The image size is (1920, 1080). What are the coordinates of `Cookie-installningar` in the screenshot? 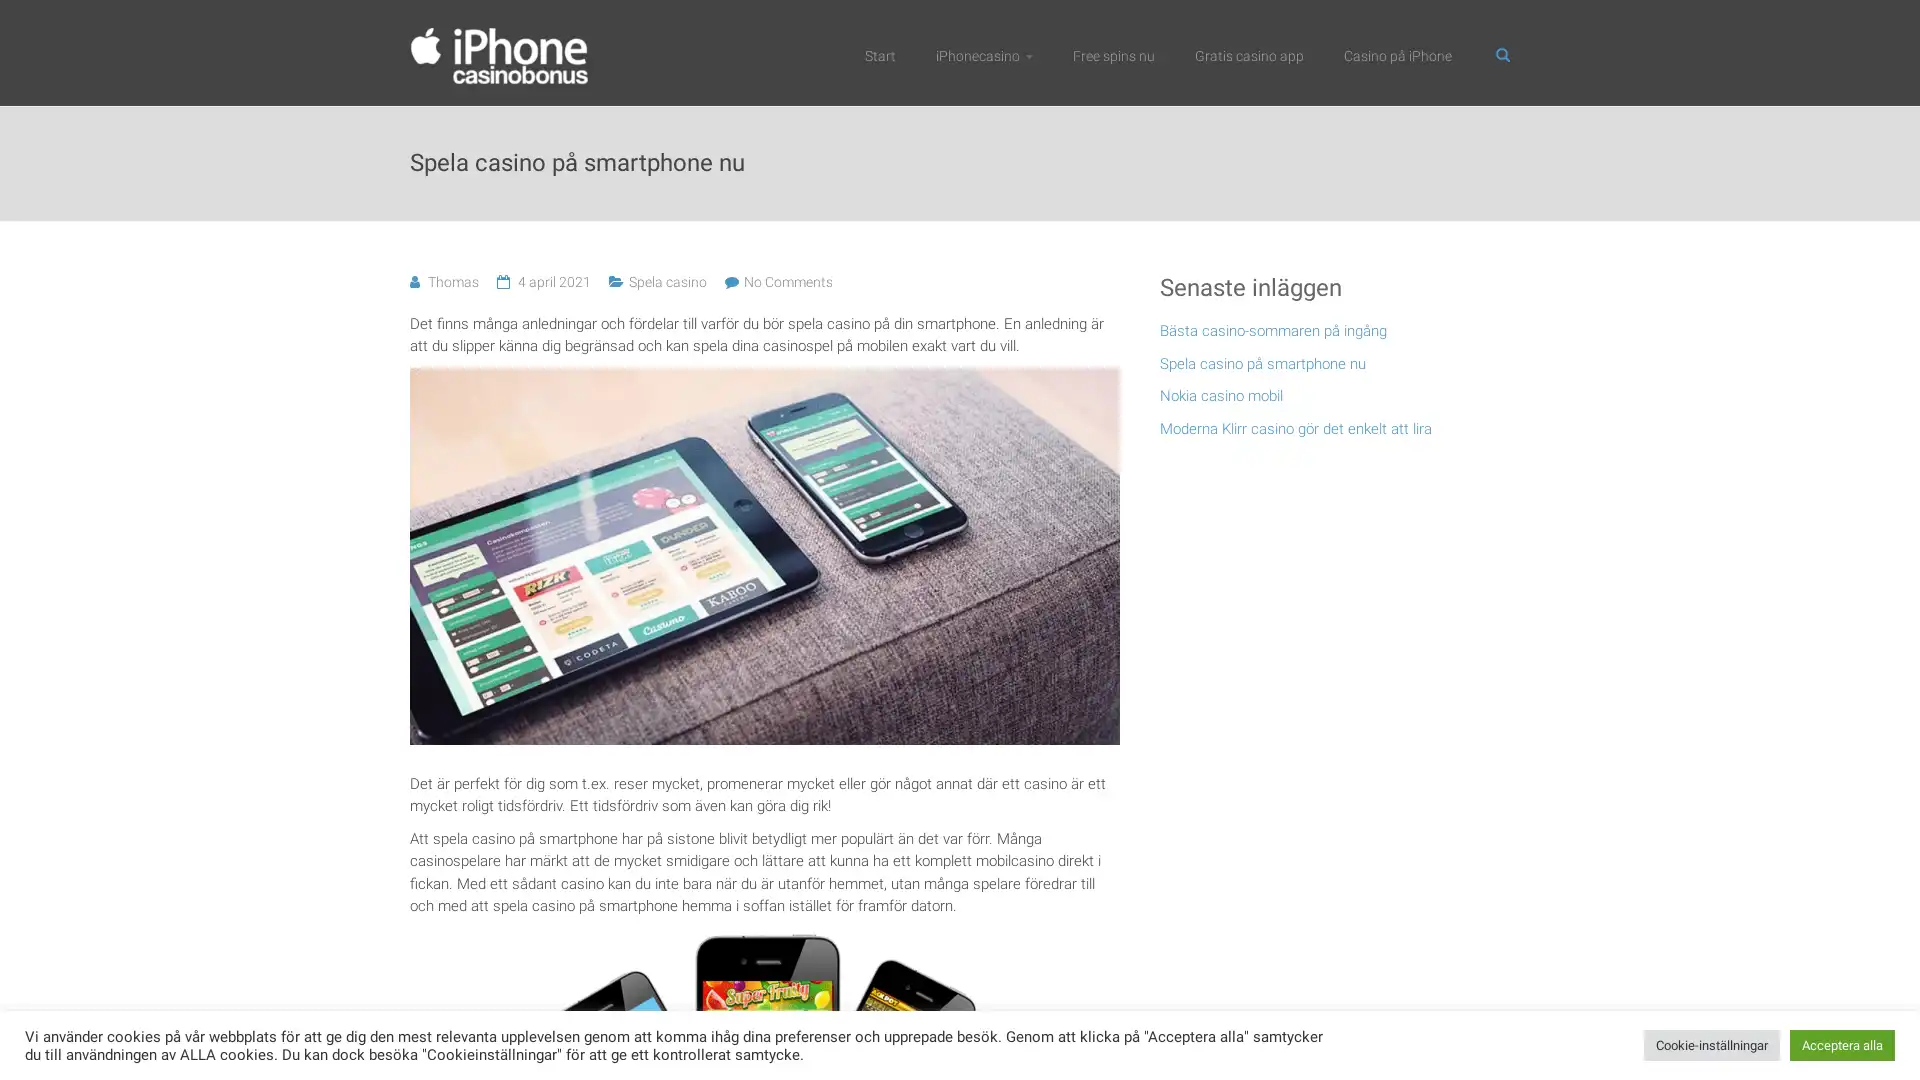 It's located at (1711, 1044).